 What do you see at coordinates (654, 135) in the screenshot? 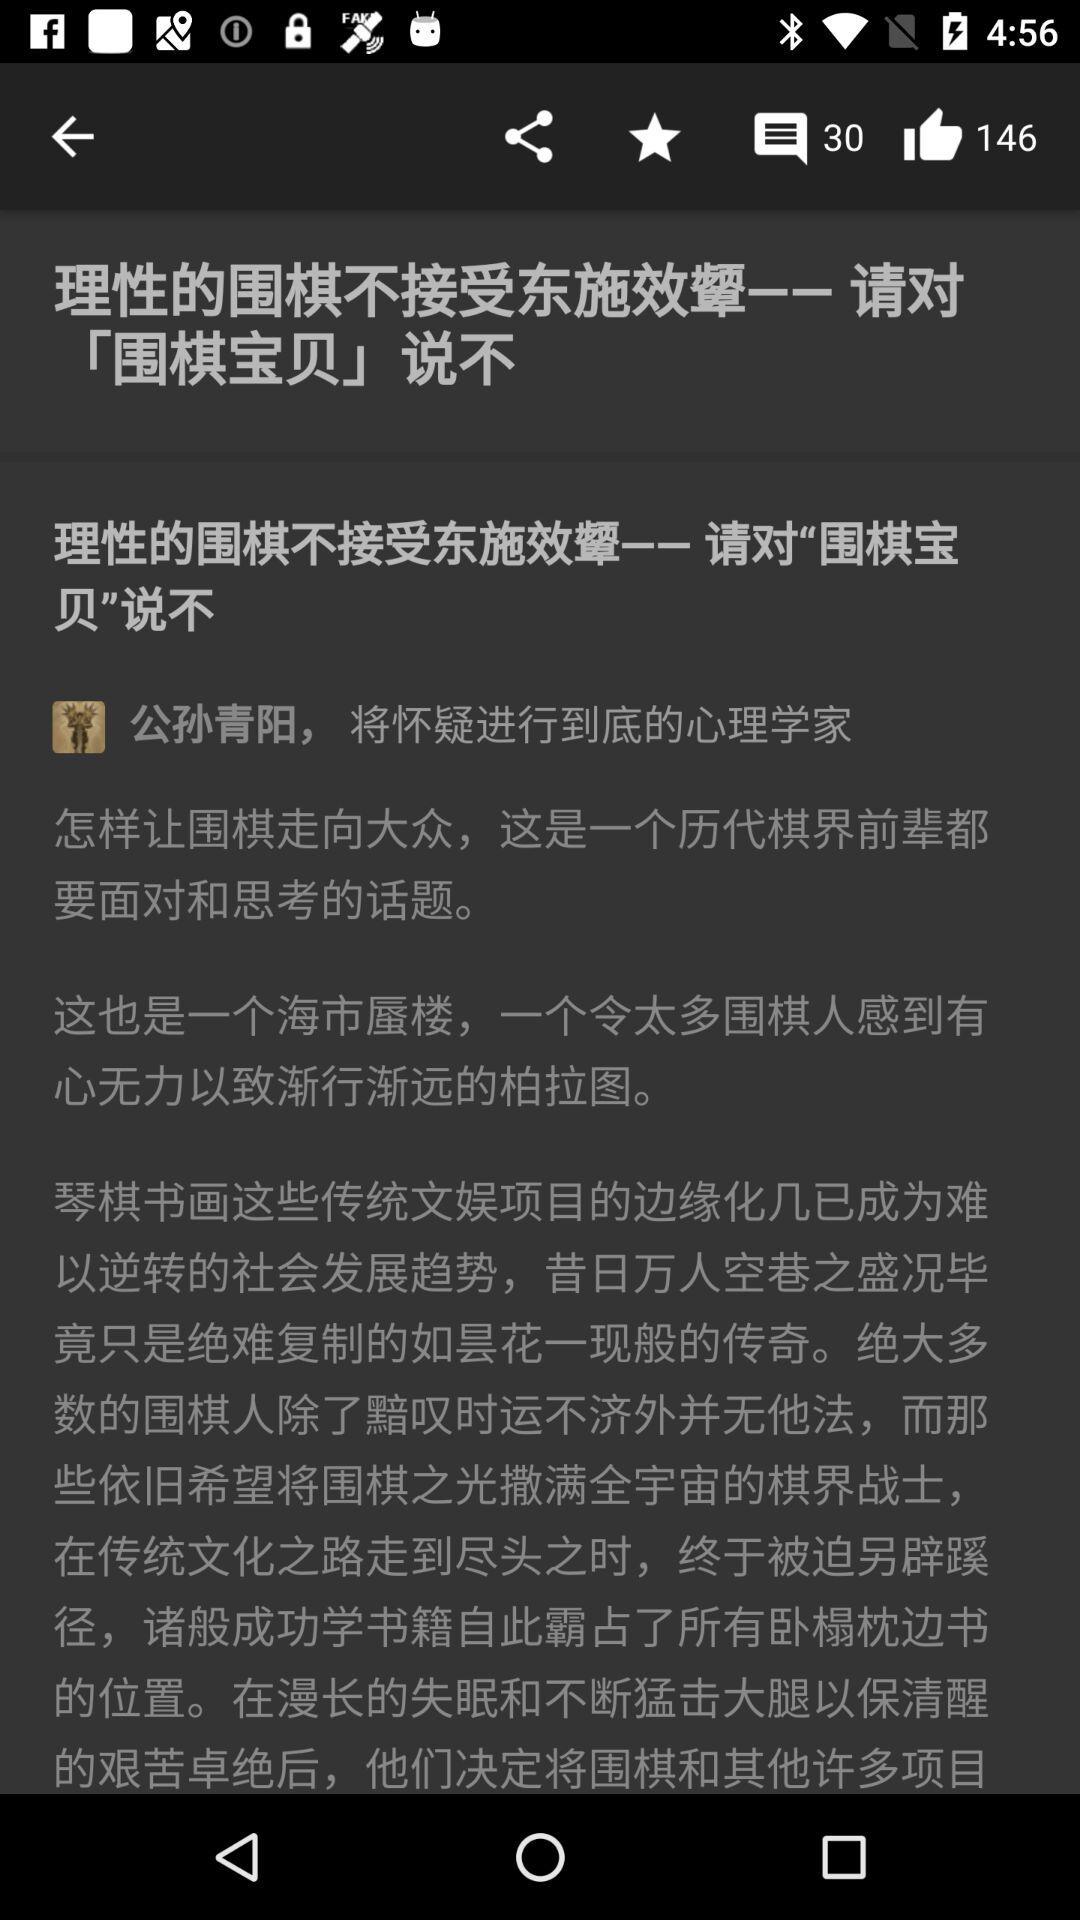
I see `favourtie button` at bounding box center [654, 135].